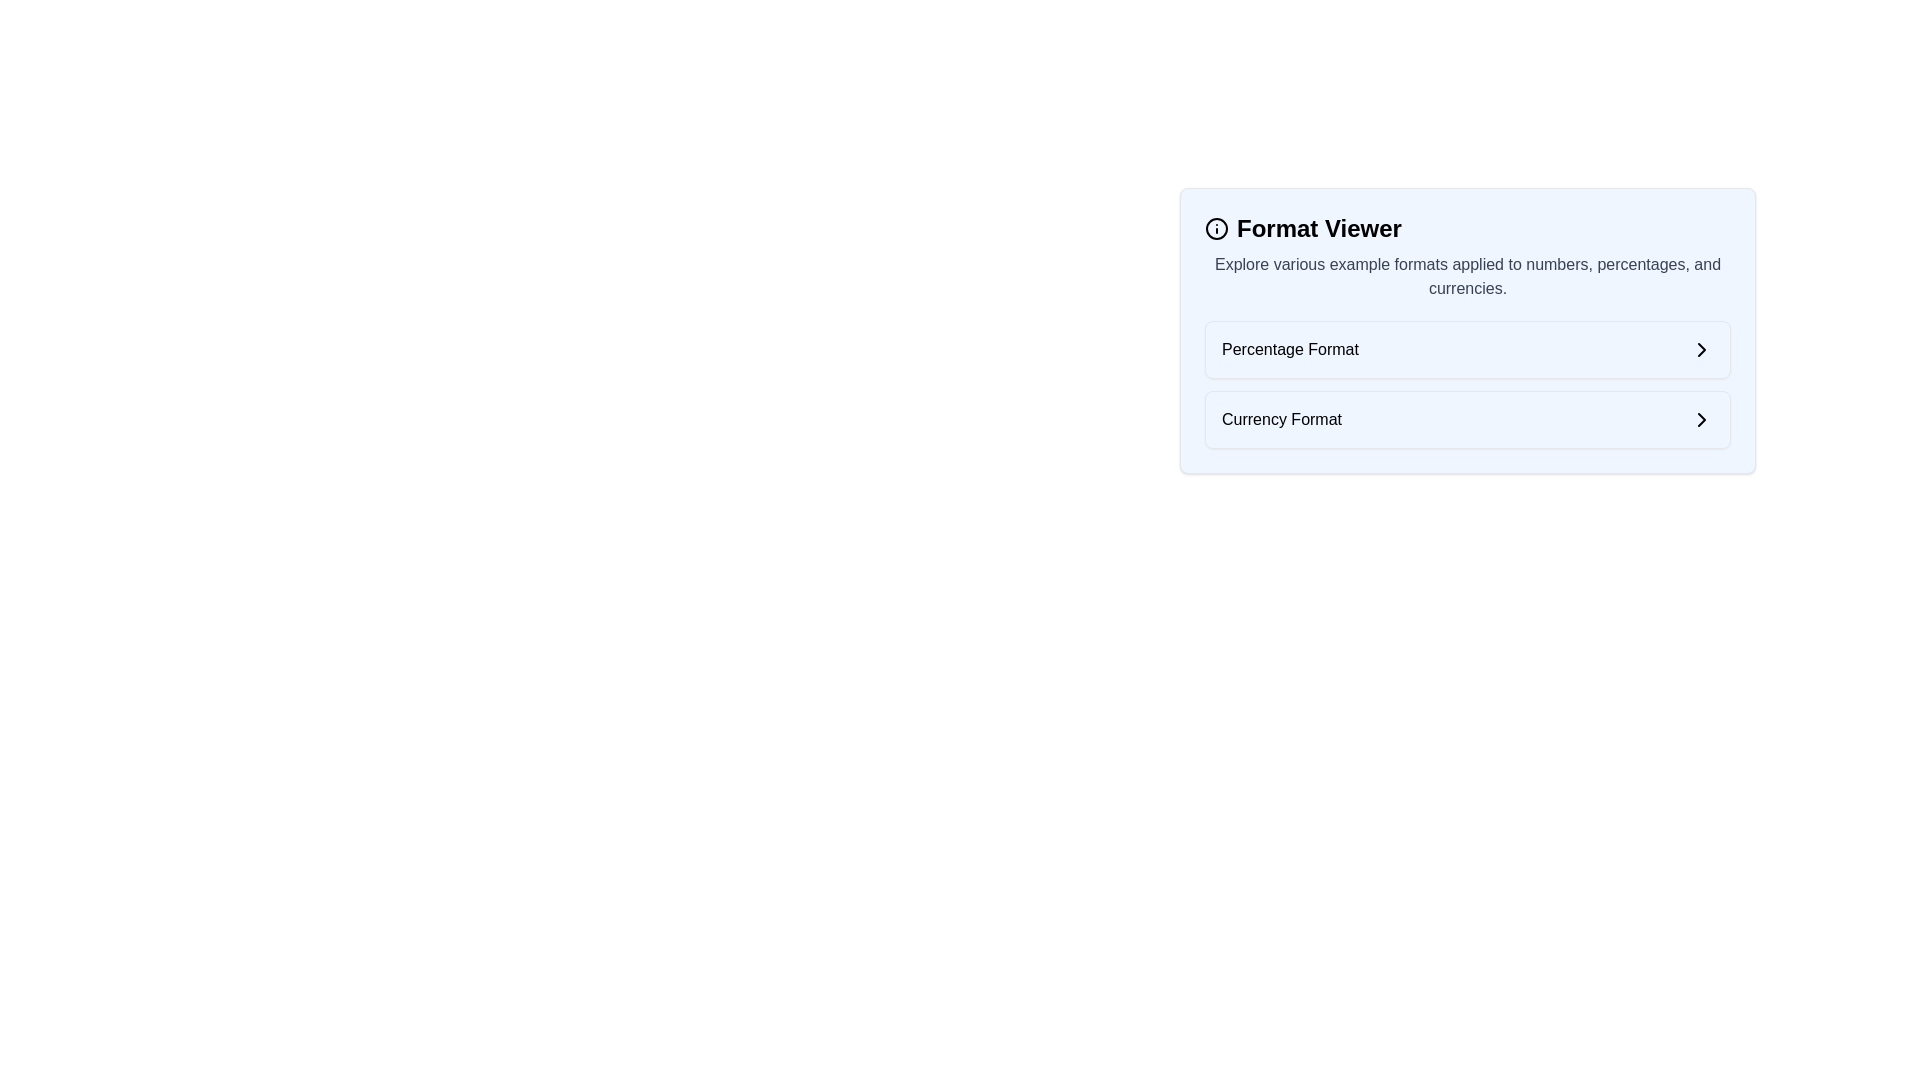  I want to click on the right-pointing chevron icon located in the 'Currency Format' button to visually highlight it, so click(1701, 419).